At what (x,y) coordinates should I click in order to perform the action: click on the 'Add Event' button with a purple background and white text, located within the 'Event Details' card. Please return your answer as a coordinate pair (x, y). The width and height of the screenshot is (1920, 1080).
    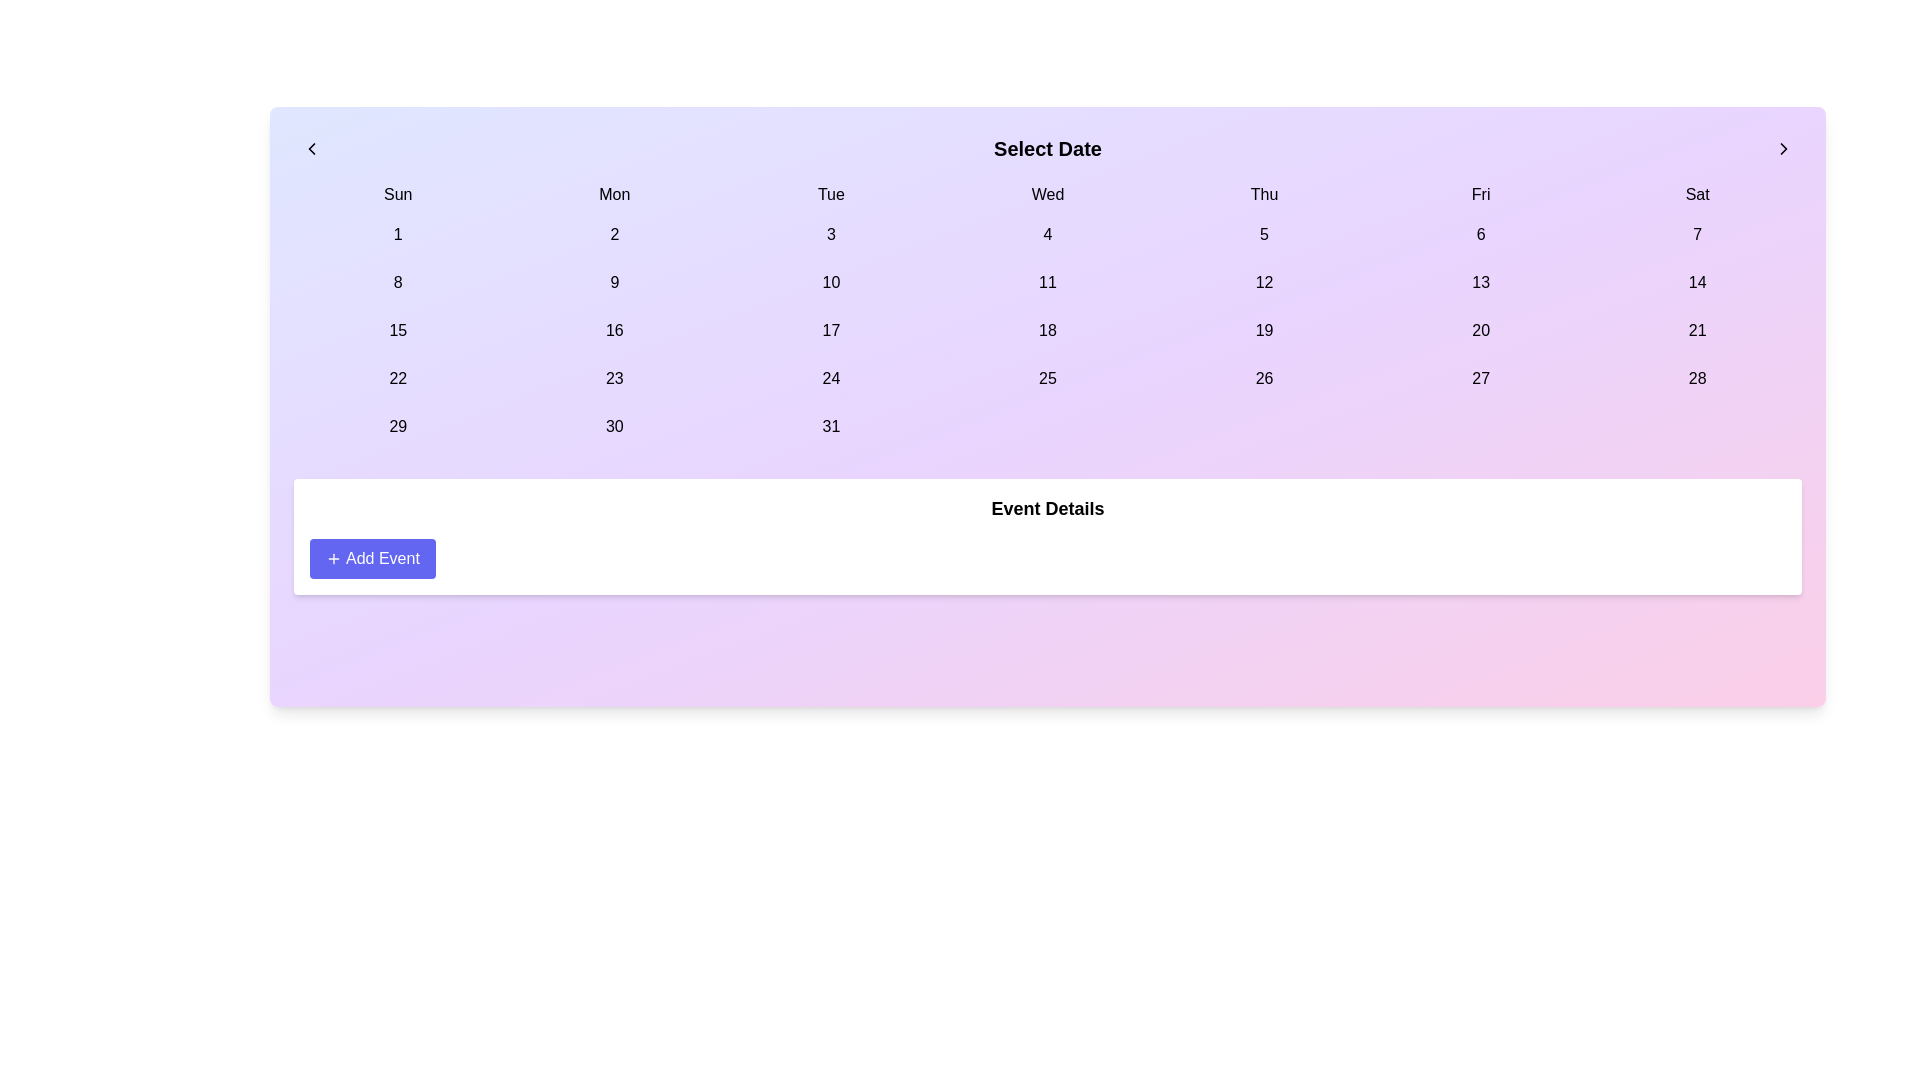
    Looking at the image, I should click on (372, 559).